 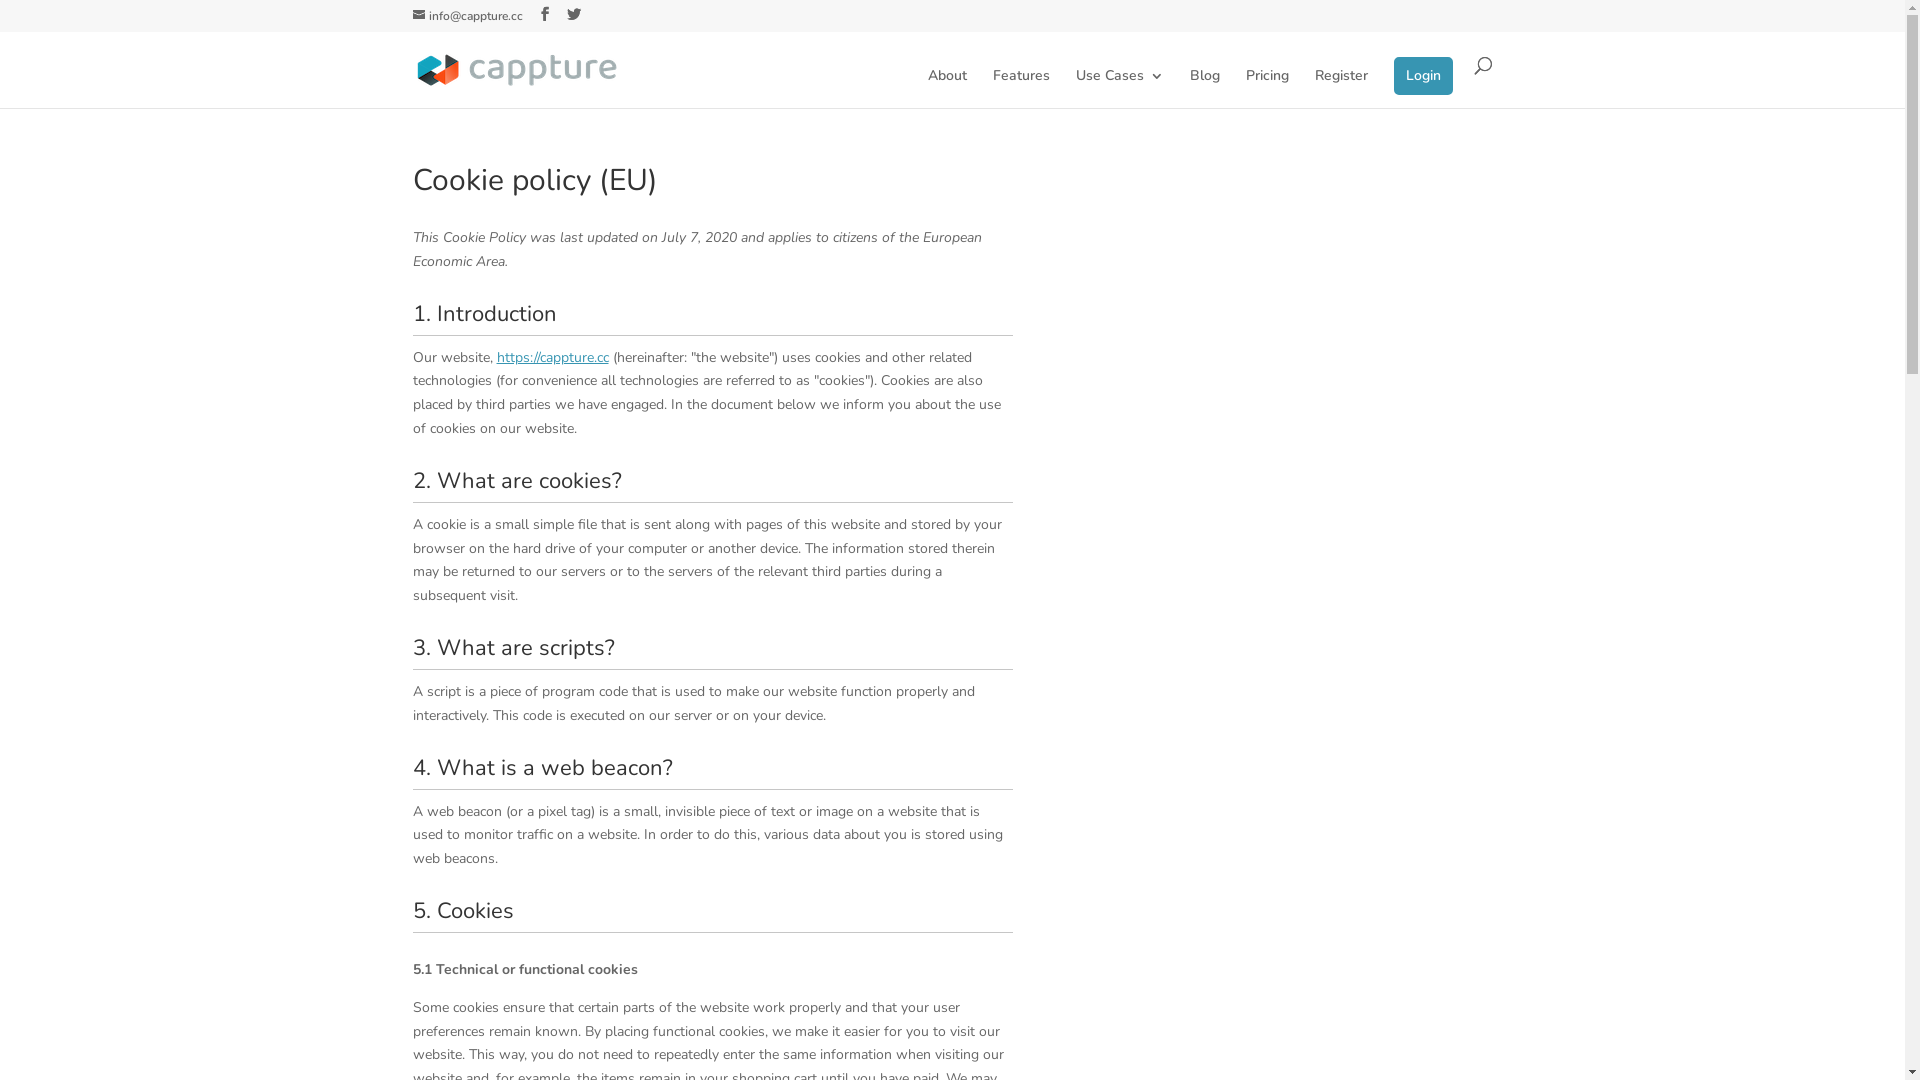 What do you see at coordinates (926, 87) in the screenshot?
I see `'About'` at bounding box center [926, 87].